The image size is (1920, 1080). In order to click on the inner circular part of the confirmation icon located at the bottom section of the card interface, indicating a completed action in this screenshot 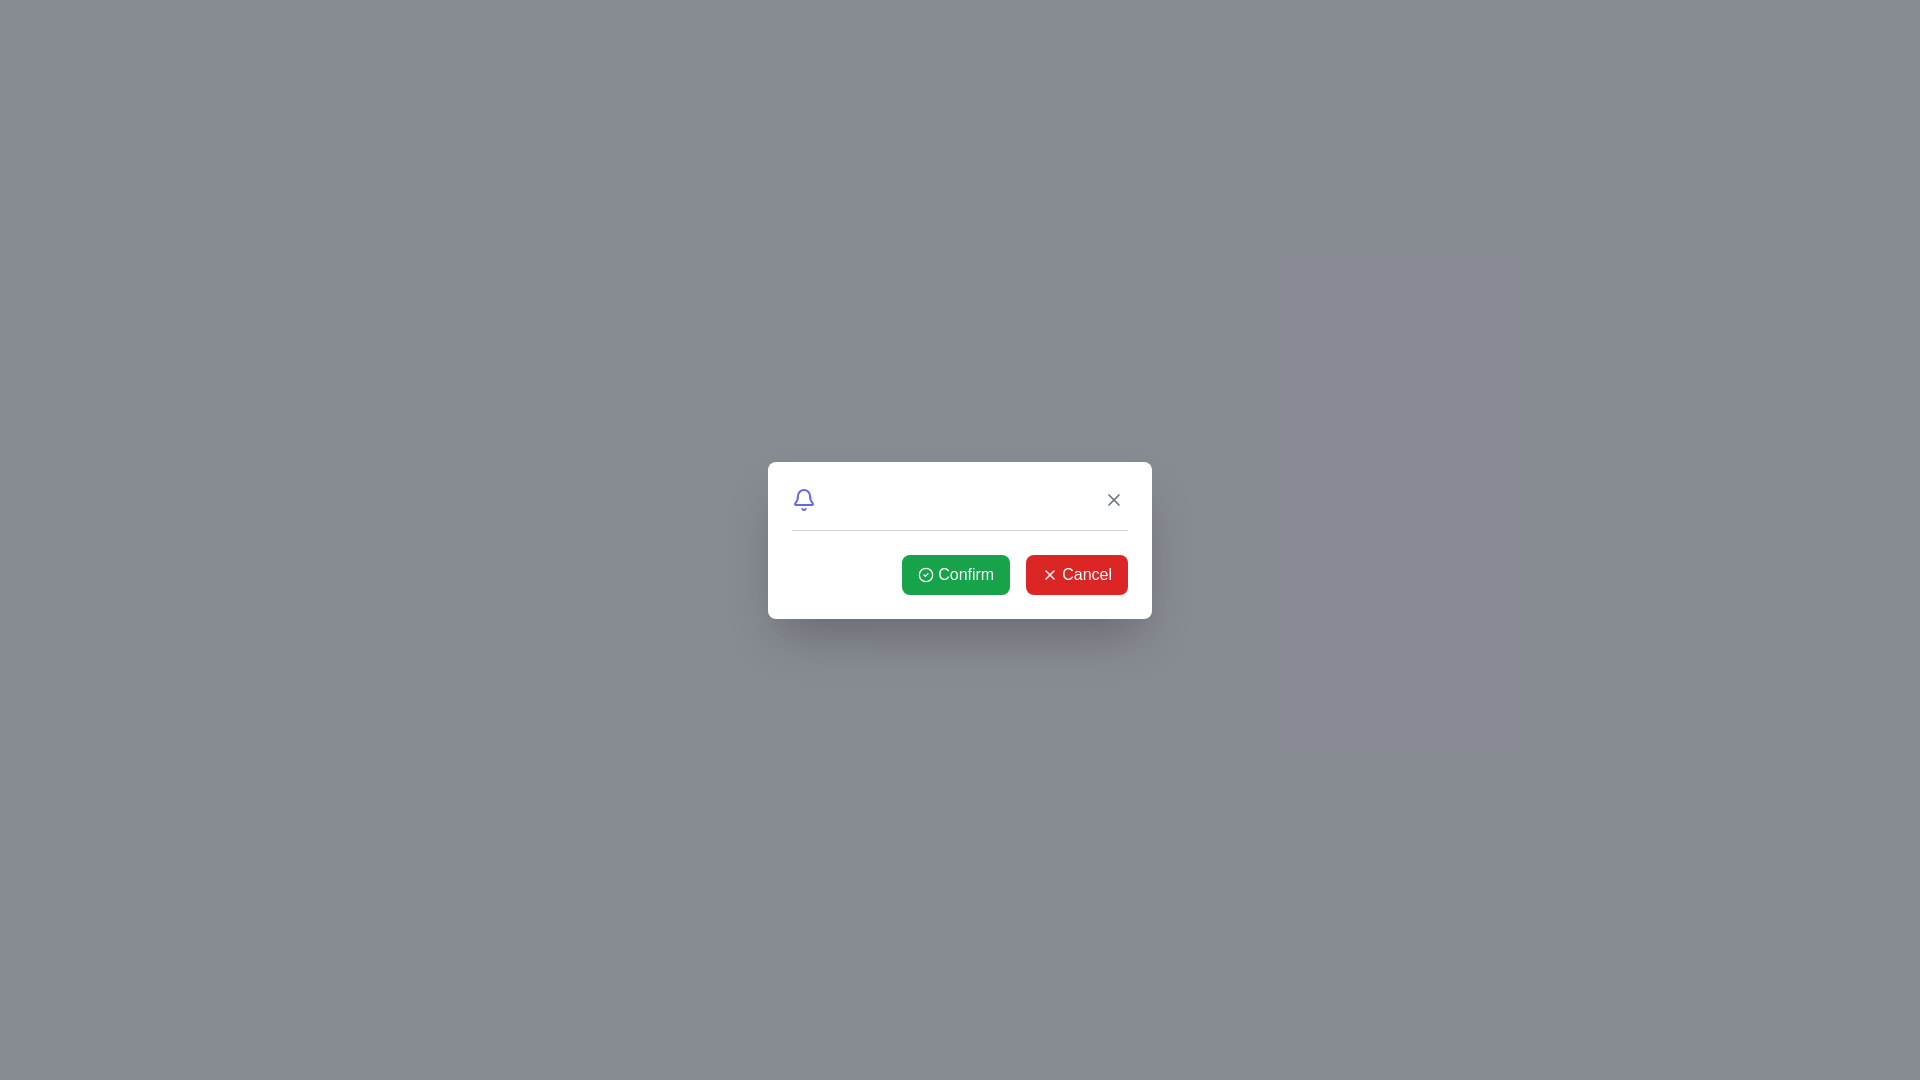, I will do `click(925, 574)`.